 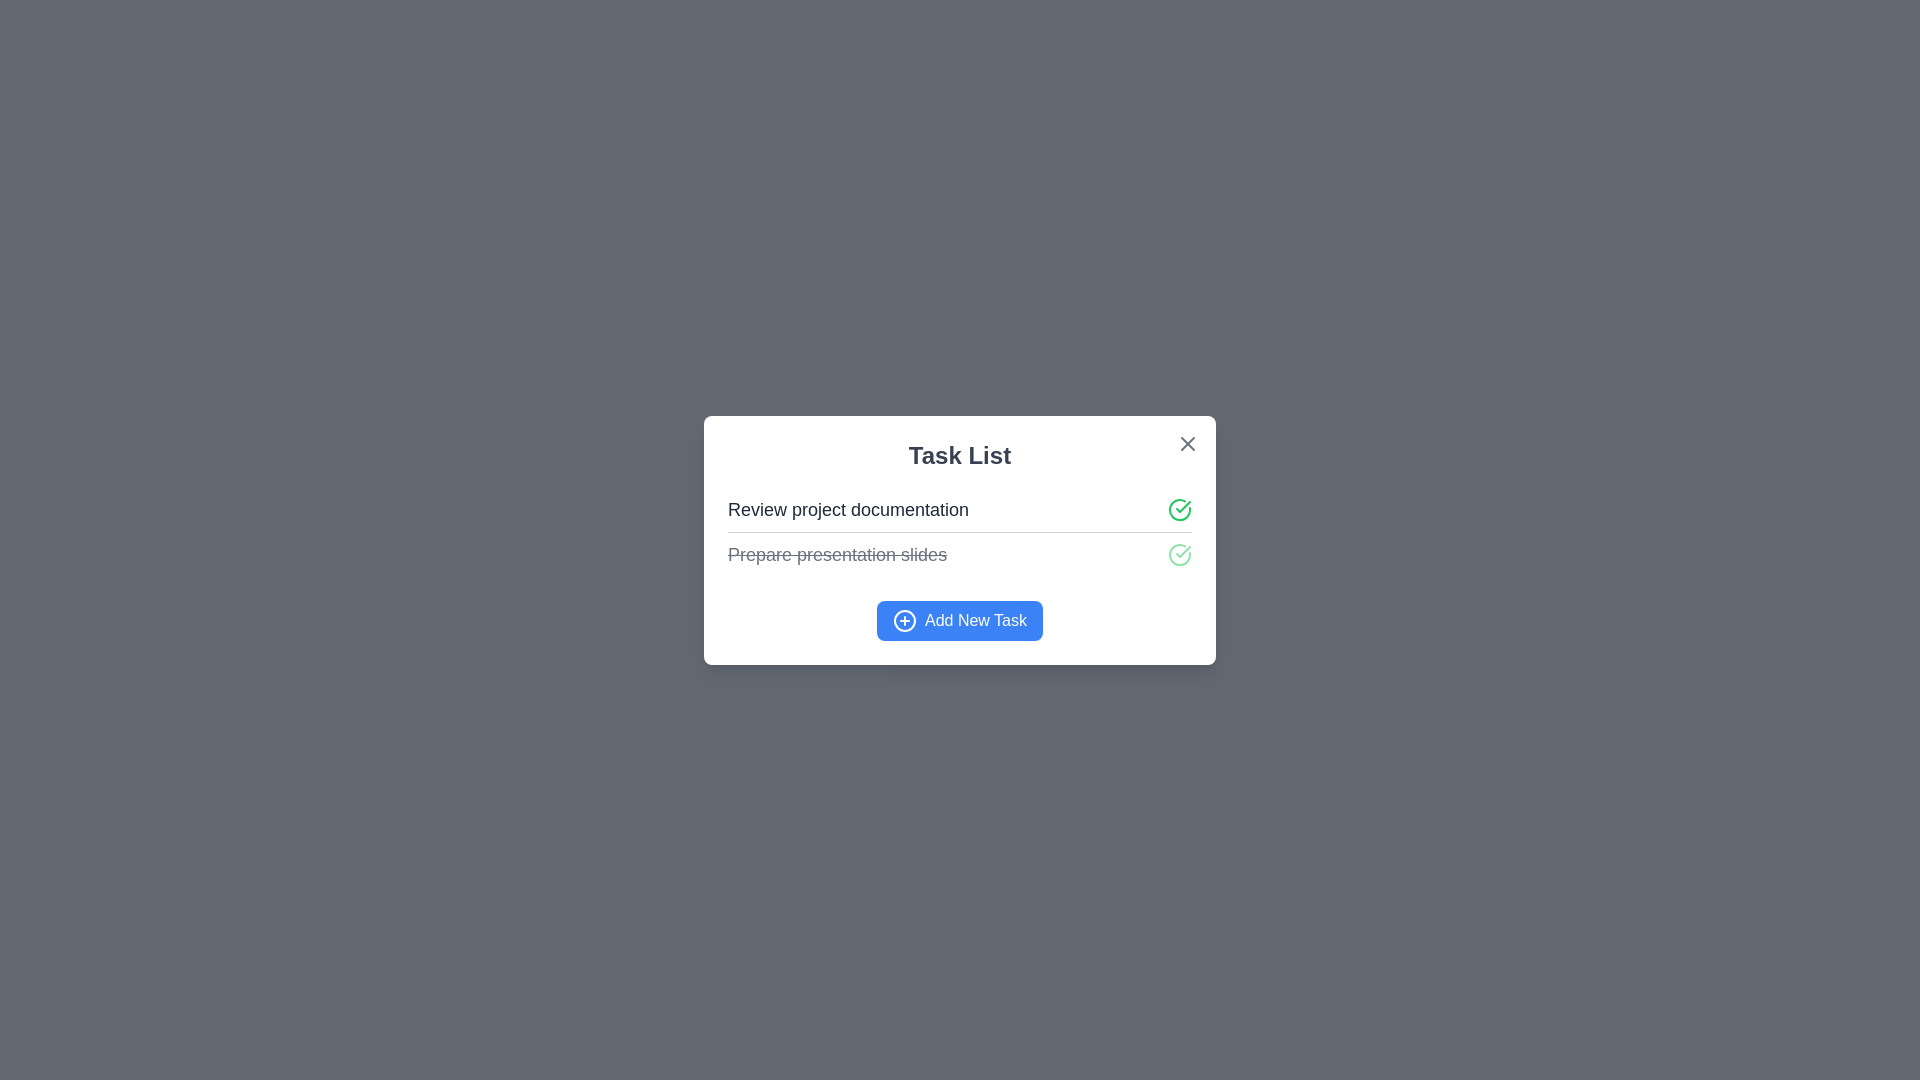 I want to click on the 'Add New Task' button to initiate the task addition process, so click(x=960, y=619).